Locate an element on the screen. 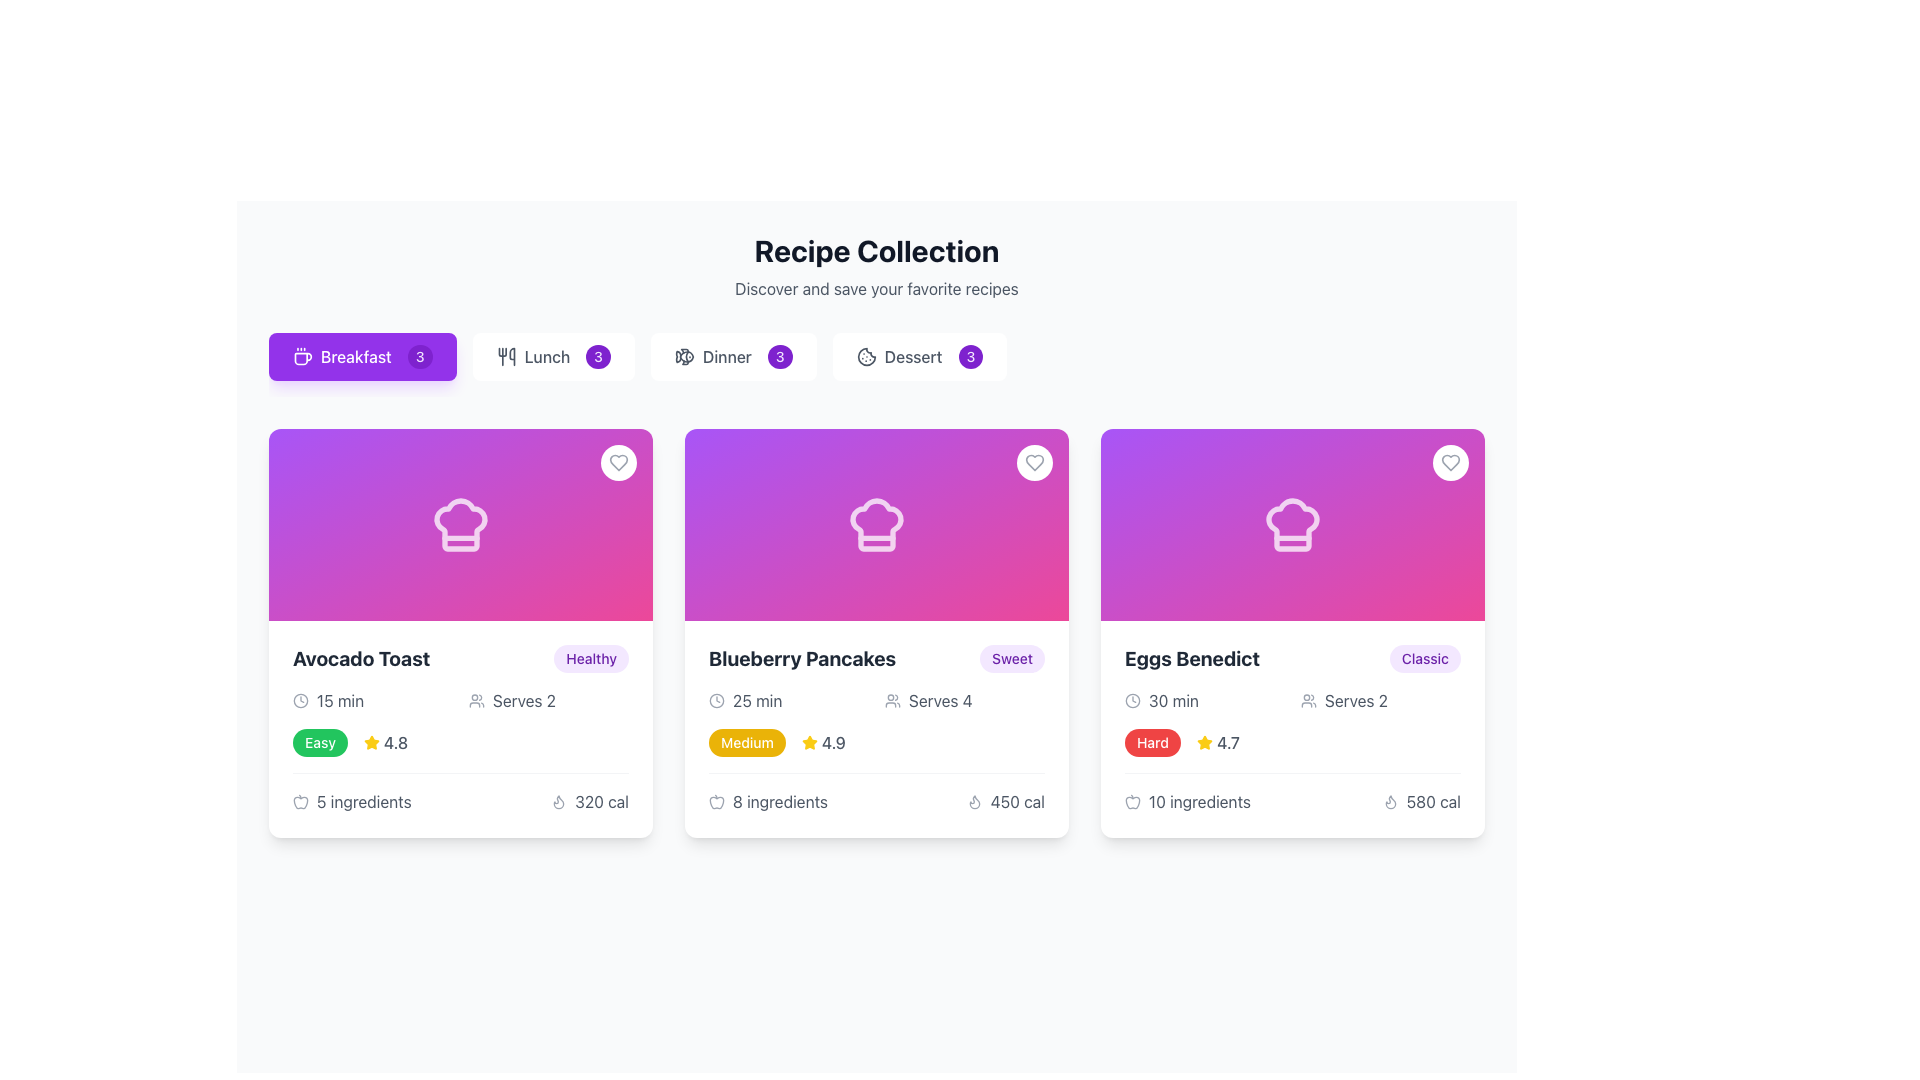  rating value text label located in the second column of the cards in the first row, below the title 'Avocado Toast' and to the right of the yellow star icon is located at coordinates (395, 743).